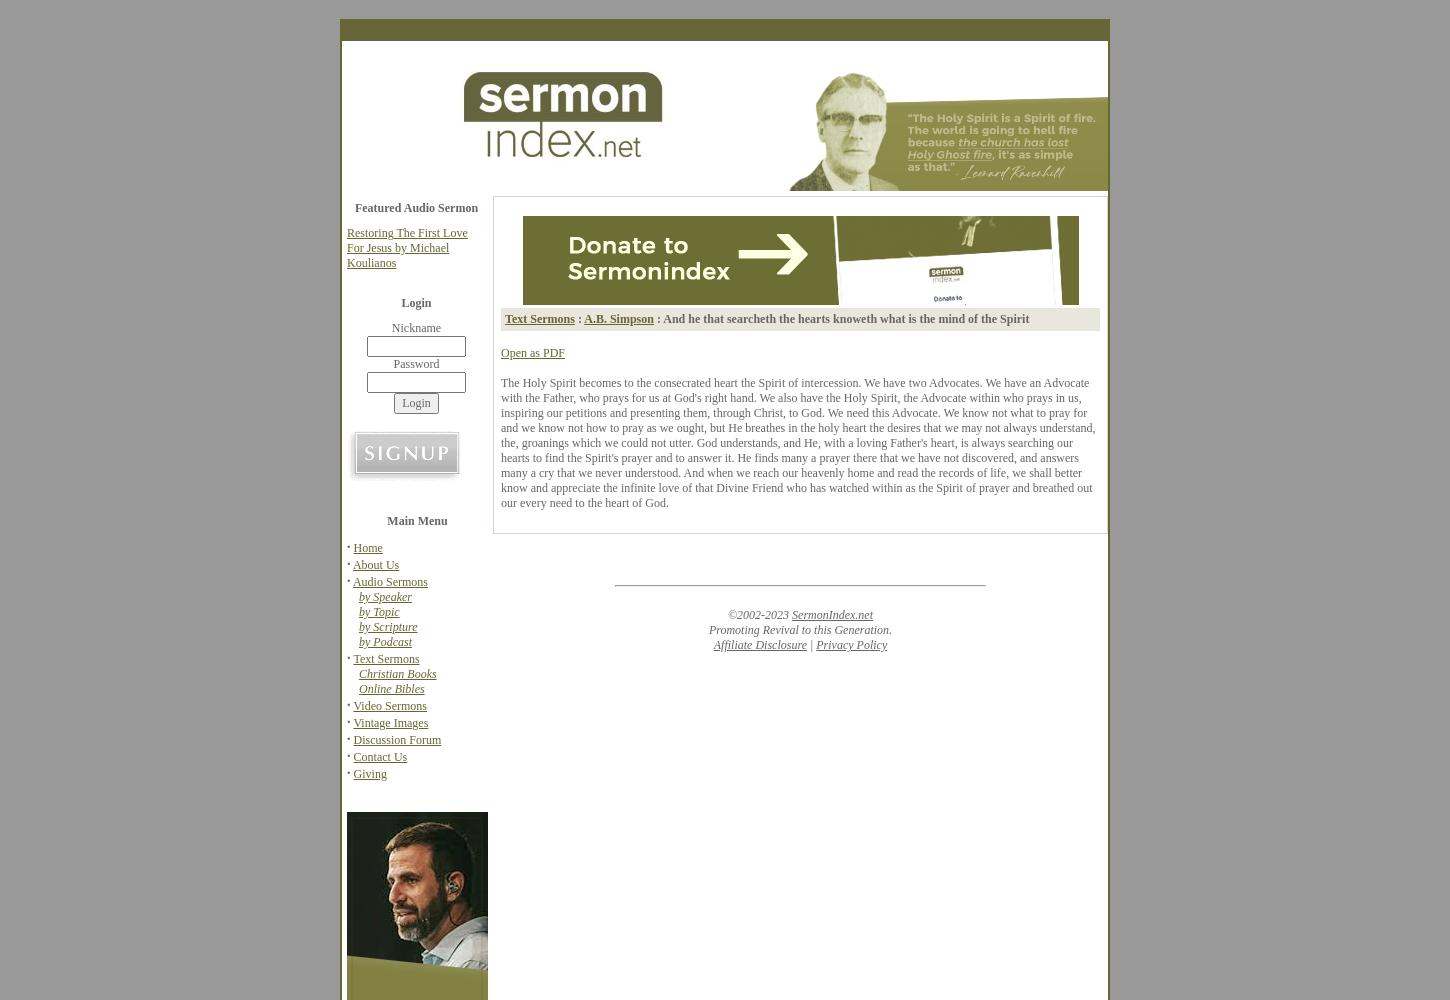 The image size is (1450, 1000). Describe the element at coordinates (374, 564) in the screenshot. I see `'About Us'` at that location.